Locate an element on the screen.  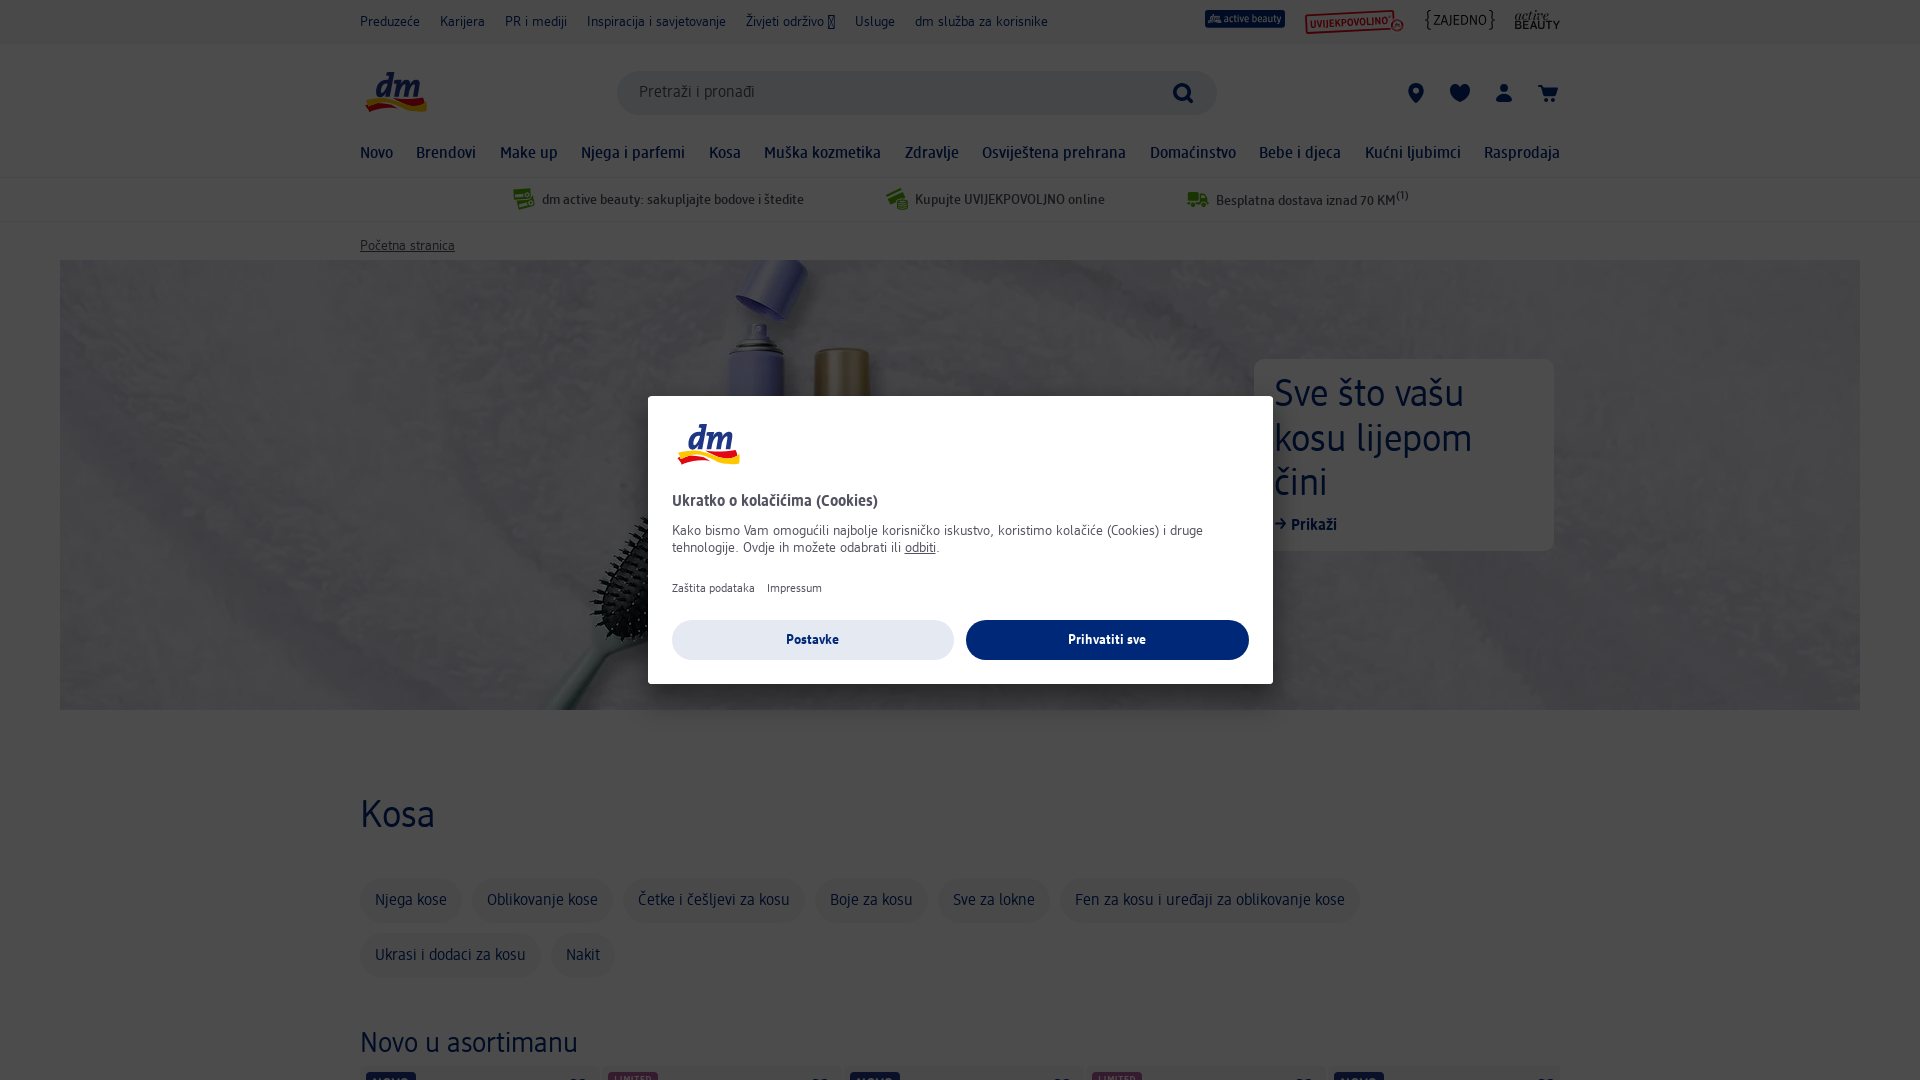
'Njega kose' is located at coordinates (402, 900).